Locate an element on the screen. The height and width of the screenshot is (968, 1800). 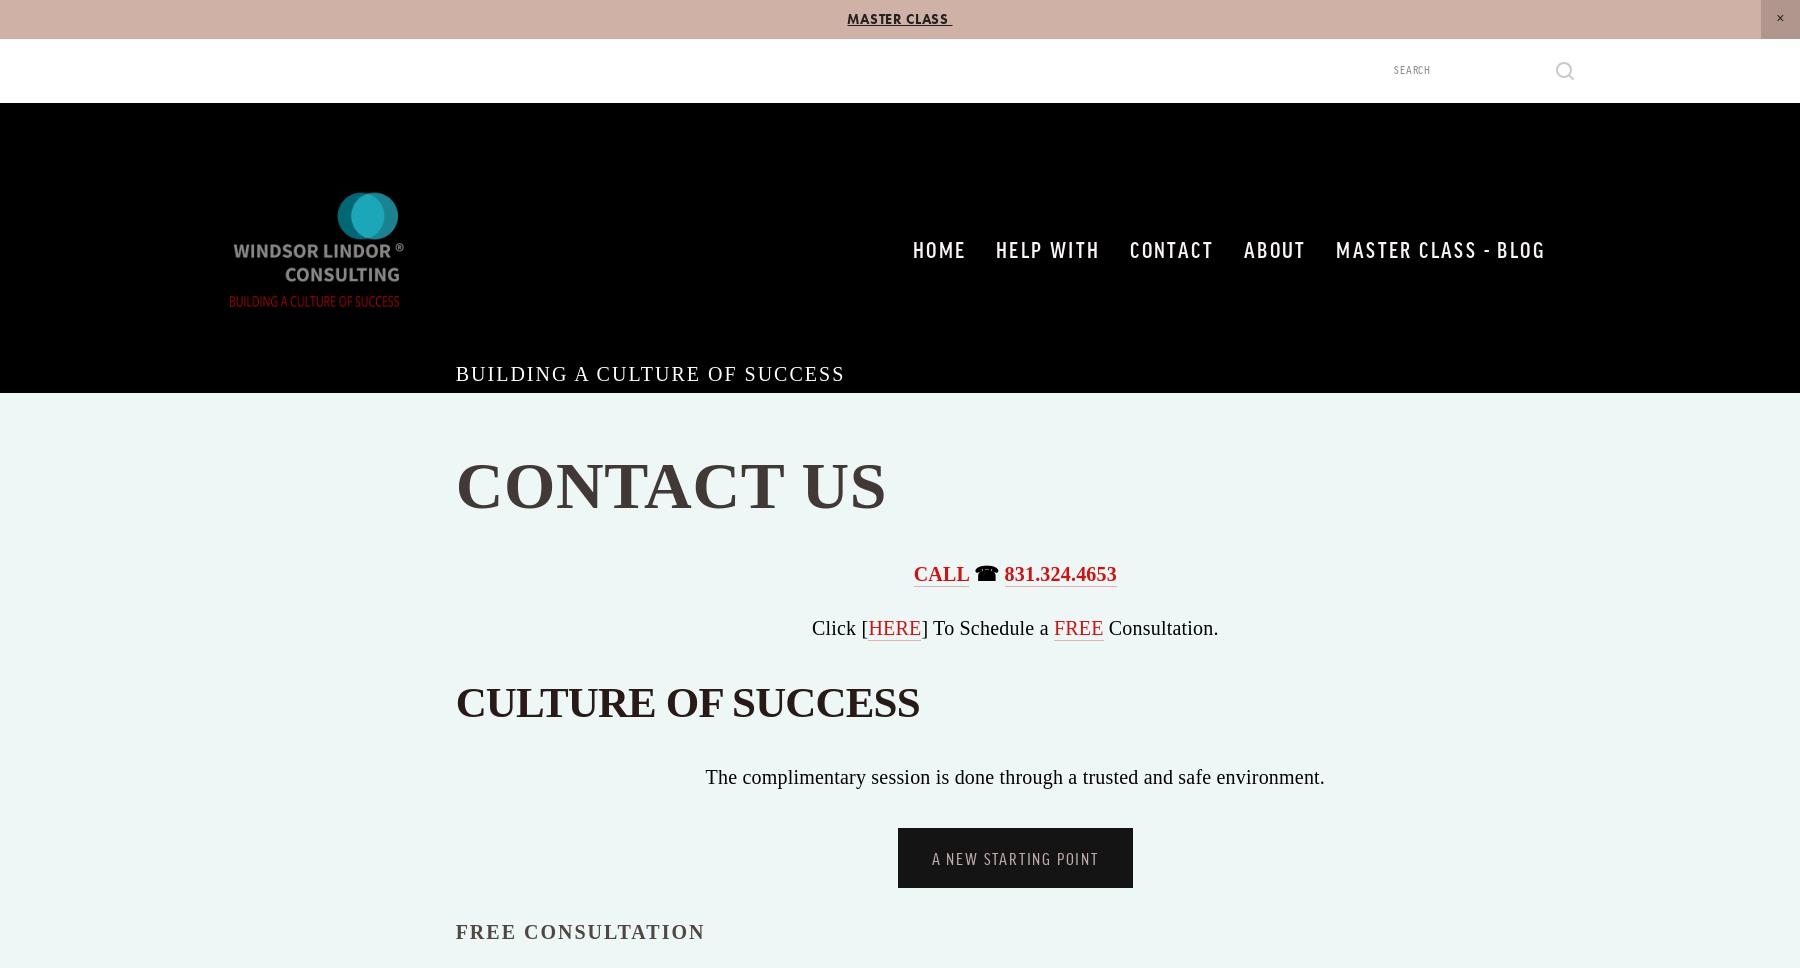
'A NEW STARTING POINT' is located at coordinates (1014, 855).